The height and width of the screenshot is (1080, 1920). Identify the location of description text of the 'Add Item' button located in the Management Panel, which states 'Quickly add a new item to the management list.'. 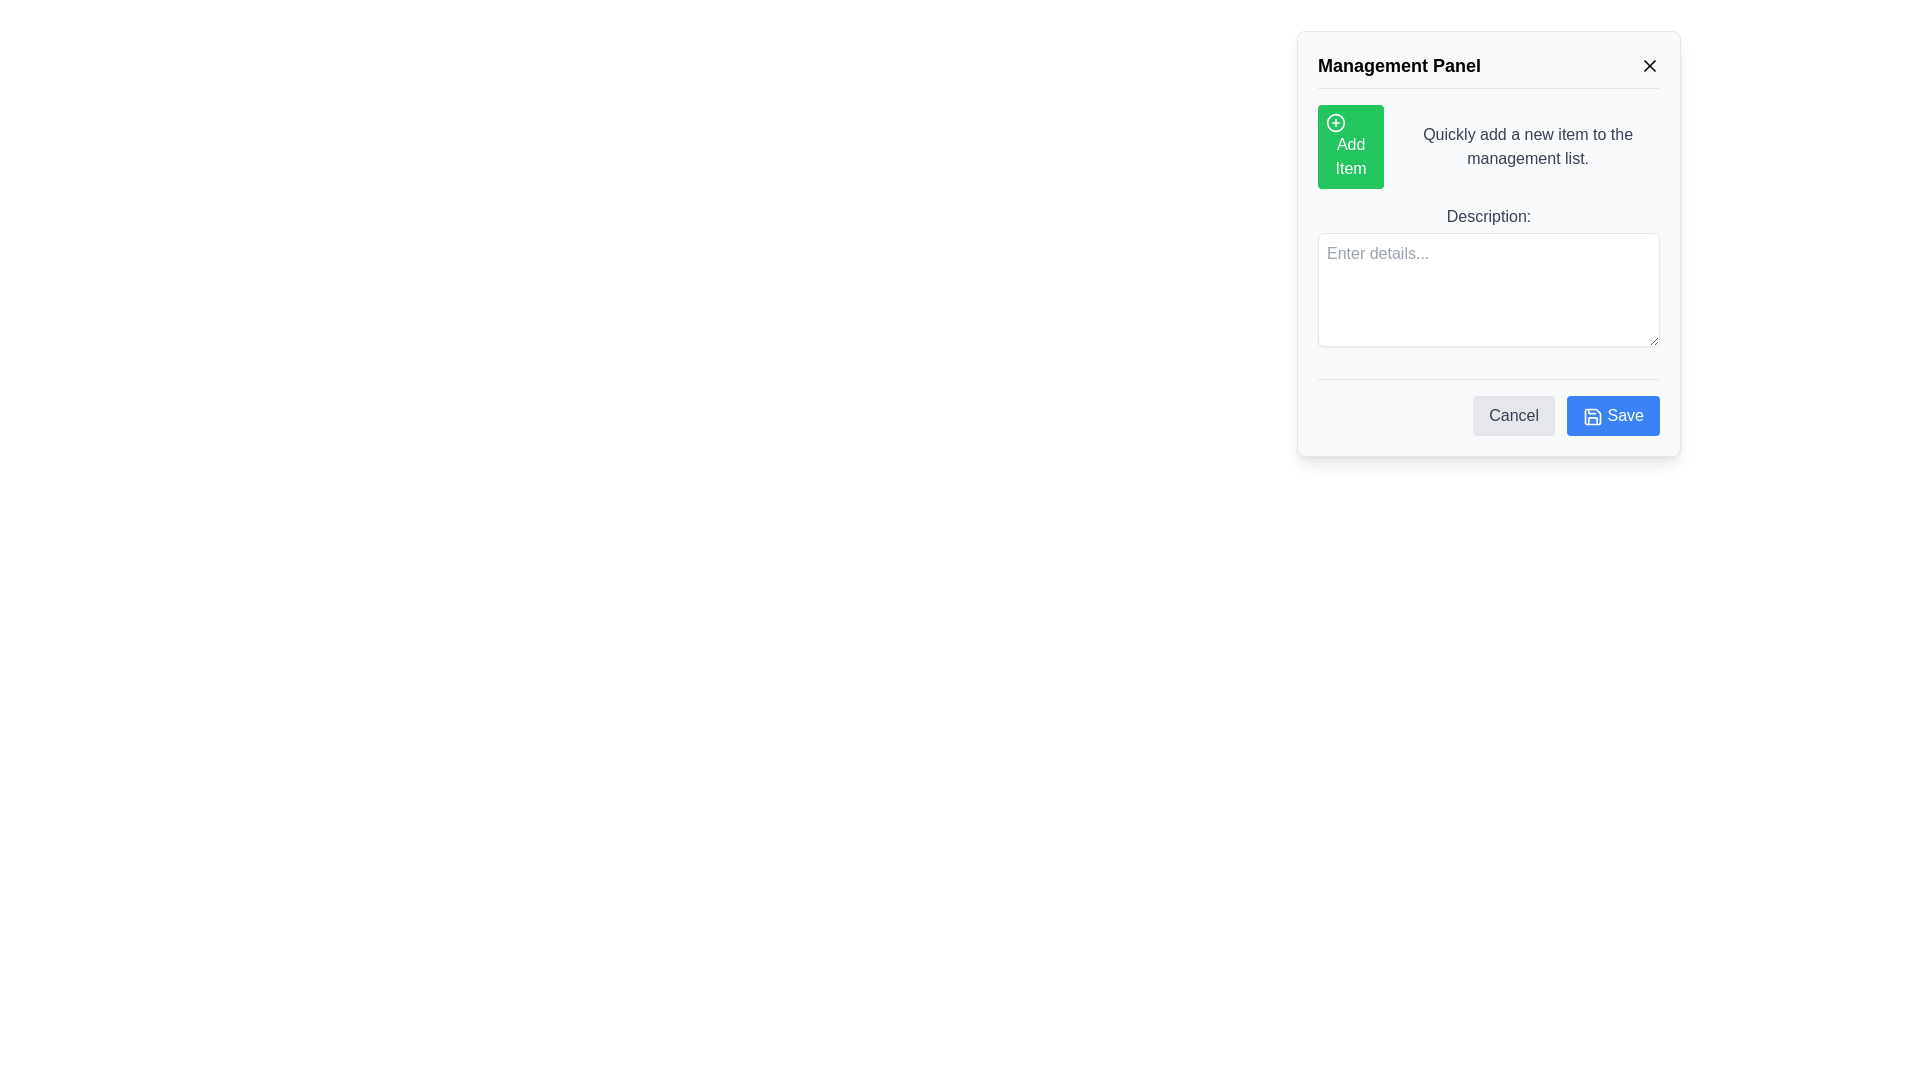
(1488, 145).